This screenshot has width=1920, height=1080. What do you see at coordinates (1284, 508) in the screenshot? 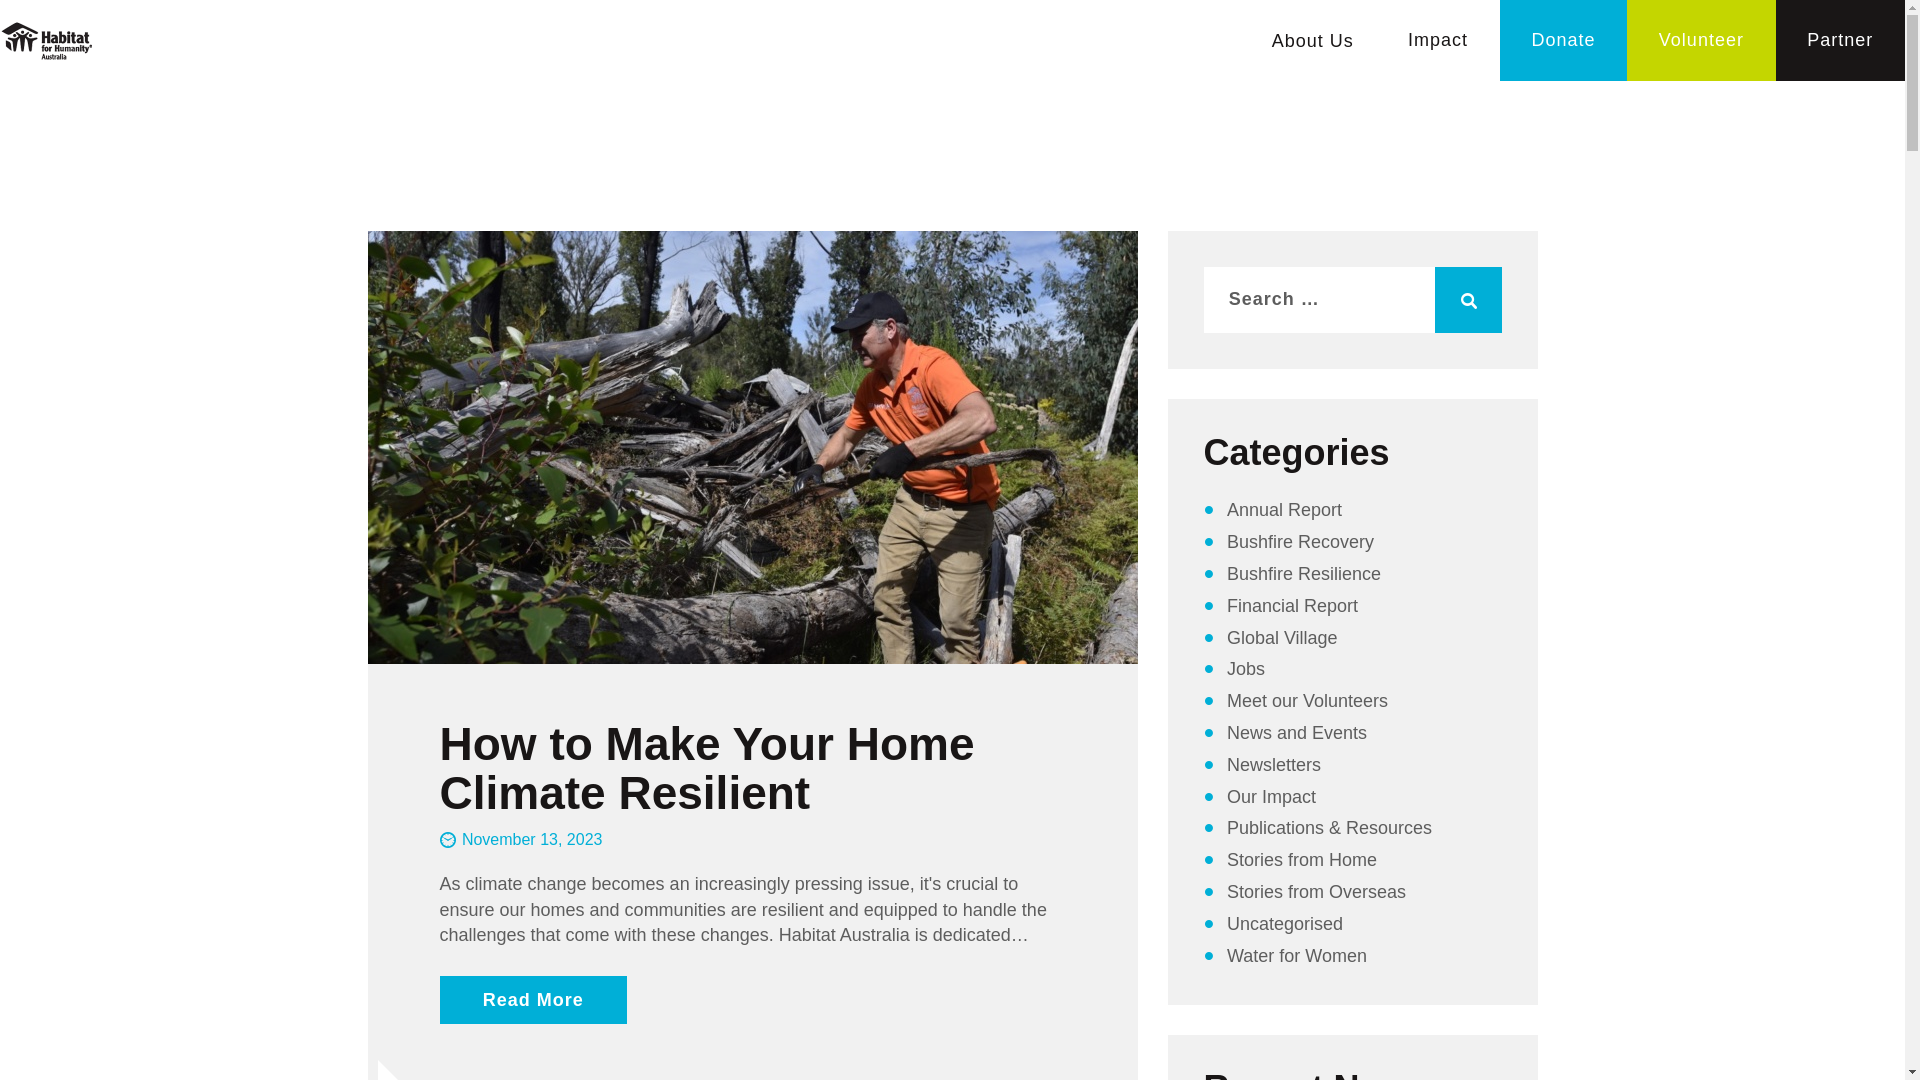
I see `'Annual Report'` at bounding box center [1284, 508].